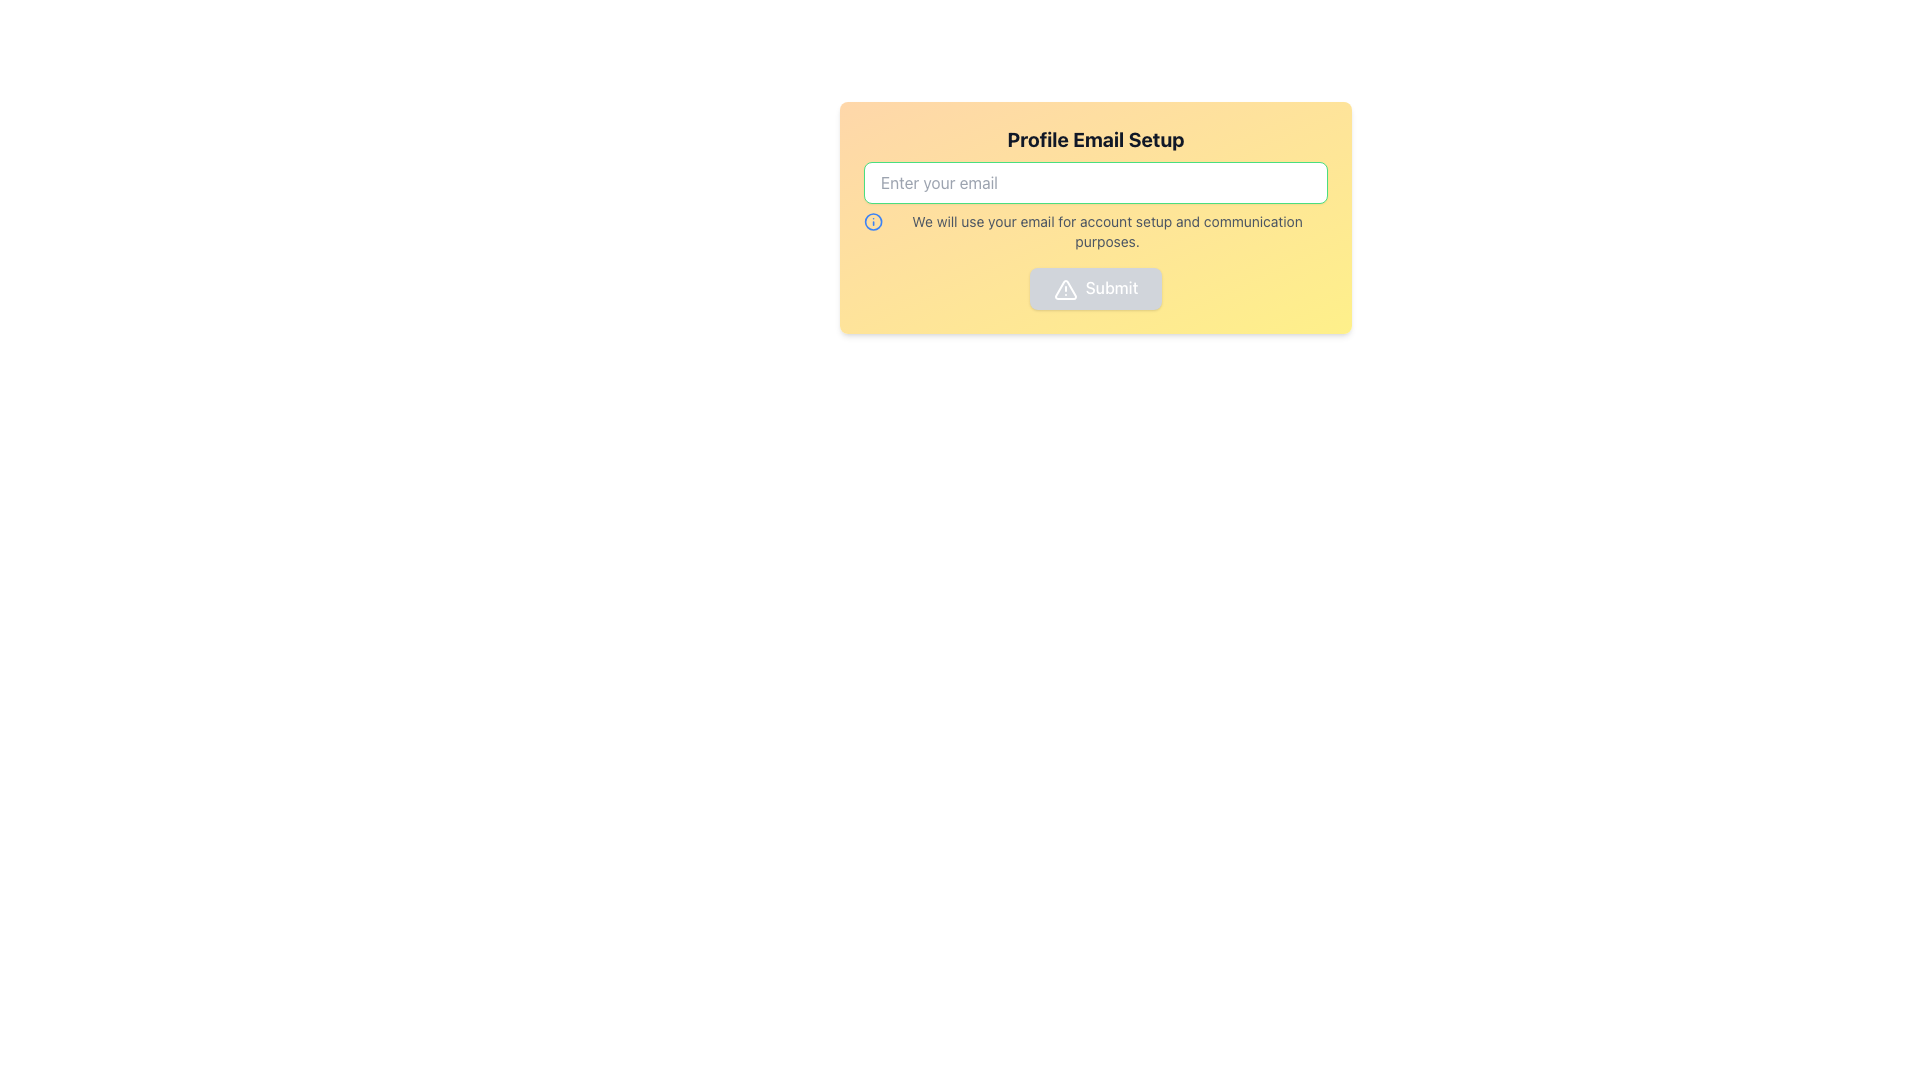  Describe the element at coordinates (1094, 288) in the screenshot. I see `the disabled submit button located at the bottom of the card layout, which has a gradient background transitioning from orange to yellow, directly below the text 'We will use your email for account setup and communication purposes.'` at that location.